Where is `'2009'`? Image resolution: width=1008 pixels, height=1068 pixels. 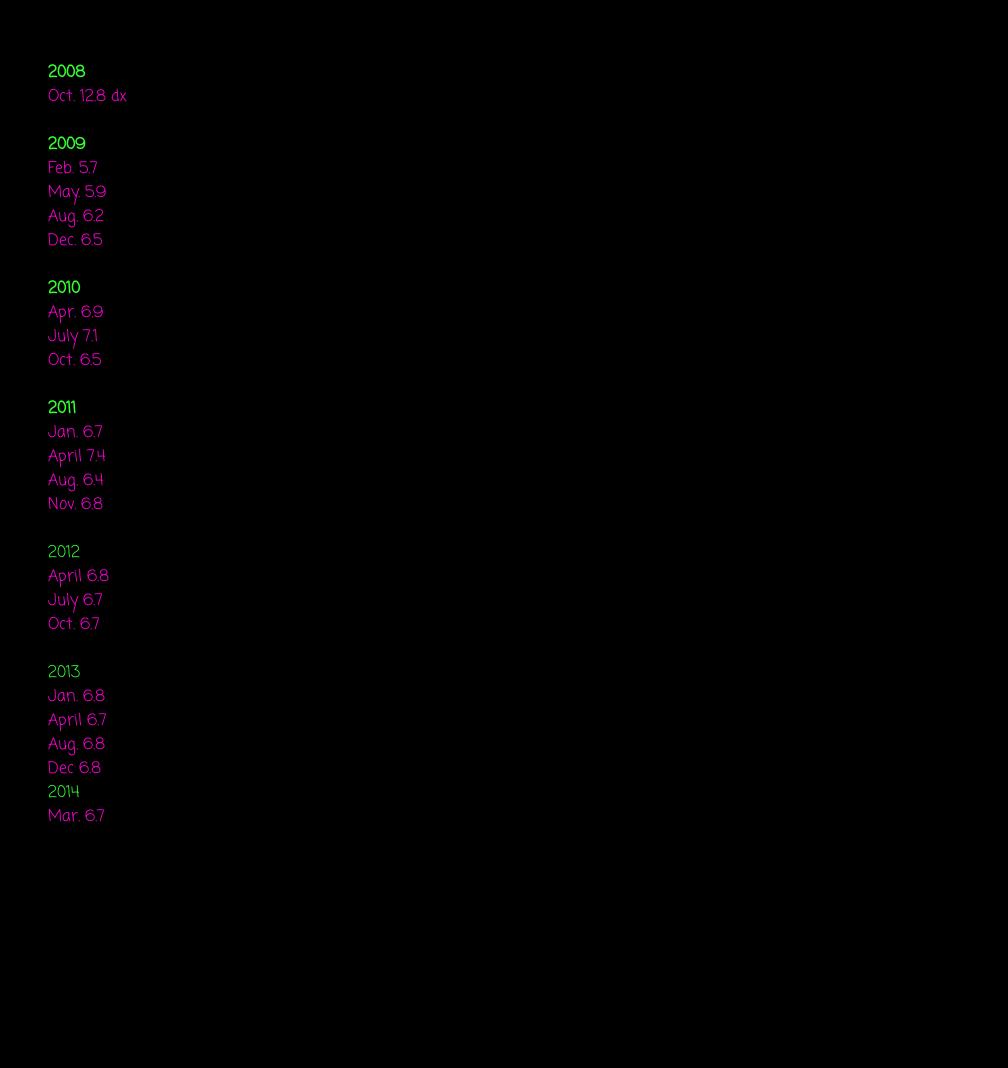
'2009' is located at coordinates (47, 145).